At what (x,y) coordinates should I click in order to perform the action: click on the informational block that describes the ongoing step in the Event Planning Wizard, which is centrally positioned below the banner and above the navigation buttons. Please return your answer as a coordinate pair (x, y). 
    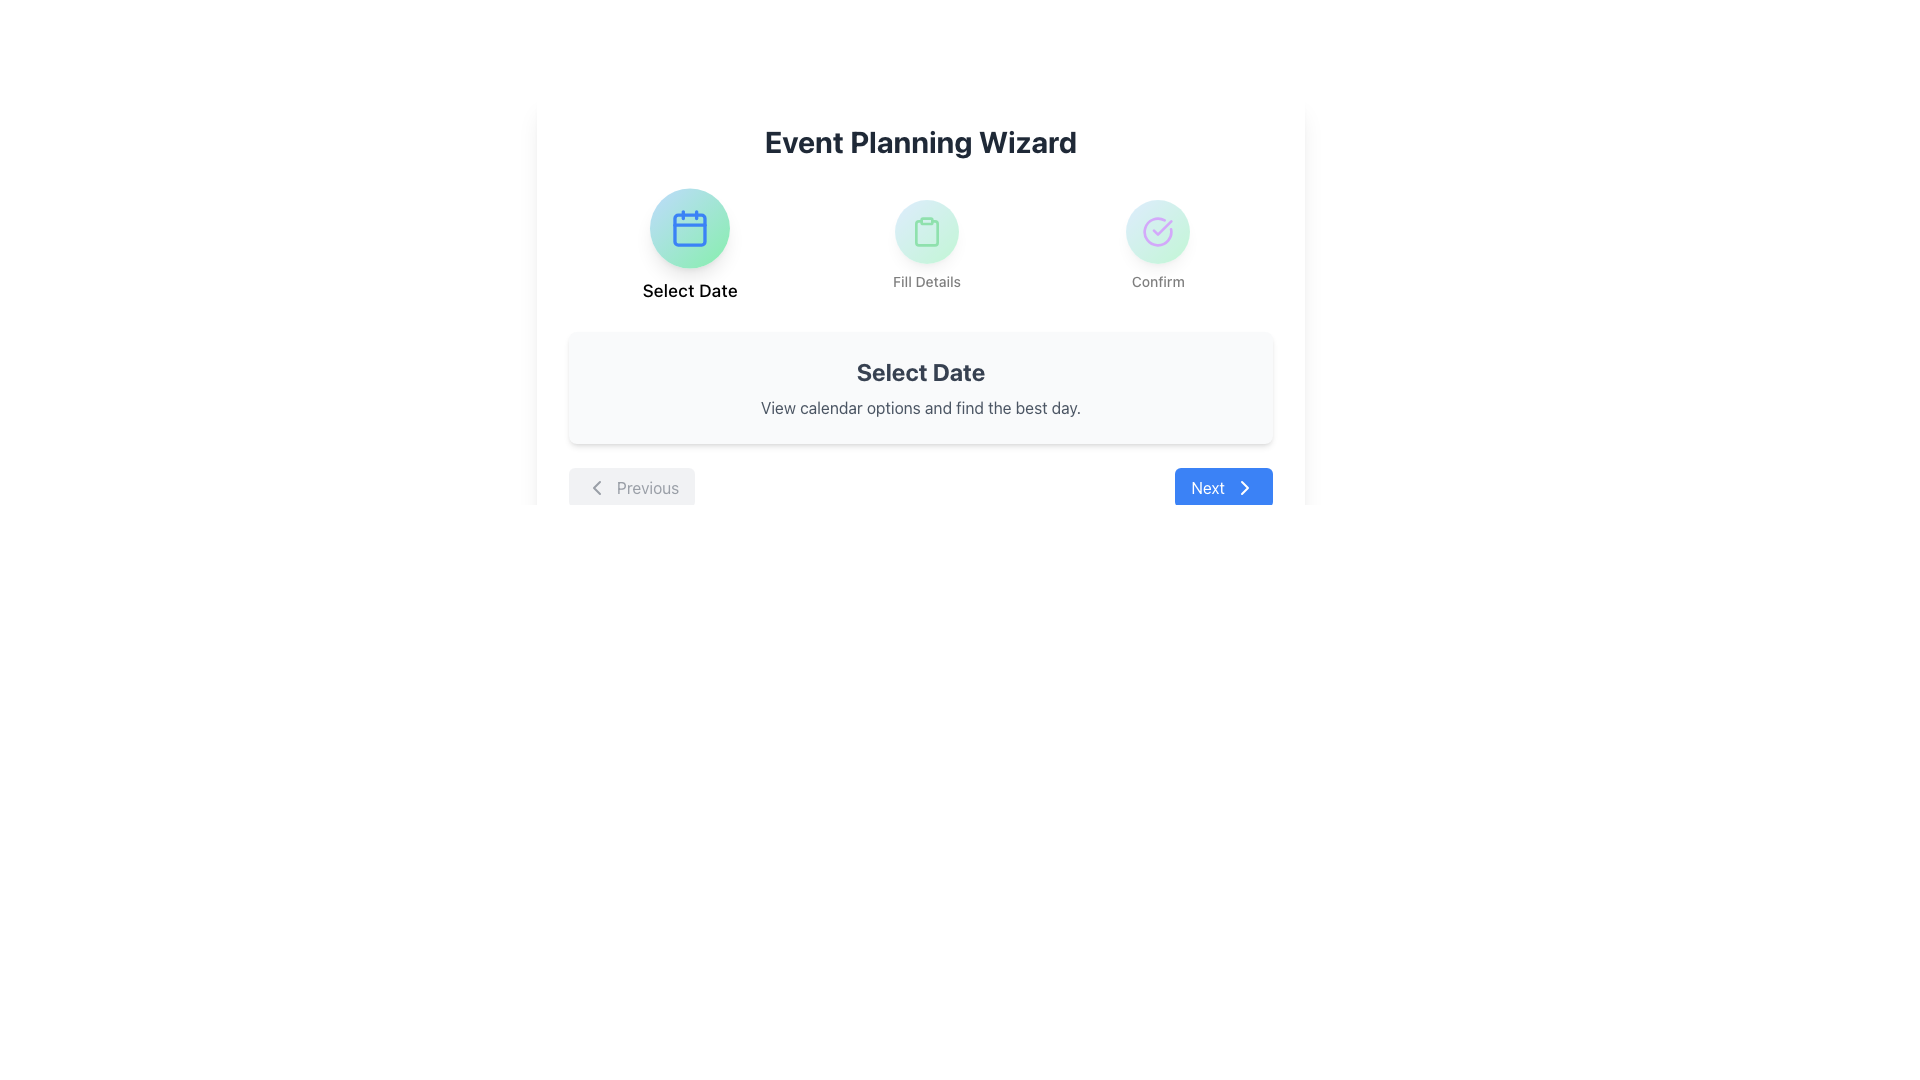
    Looking at the image, I should click on (920, 388).